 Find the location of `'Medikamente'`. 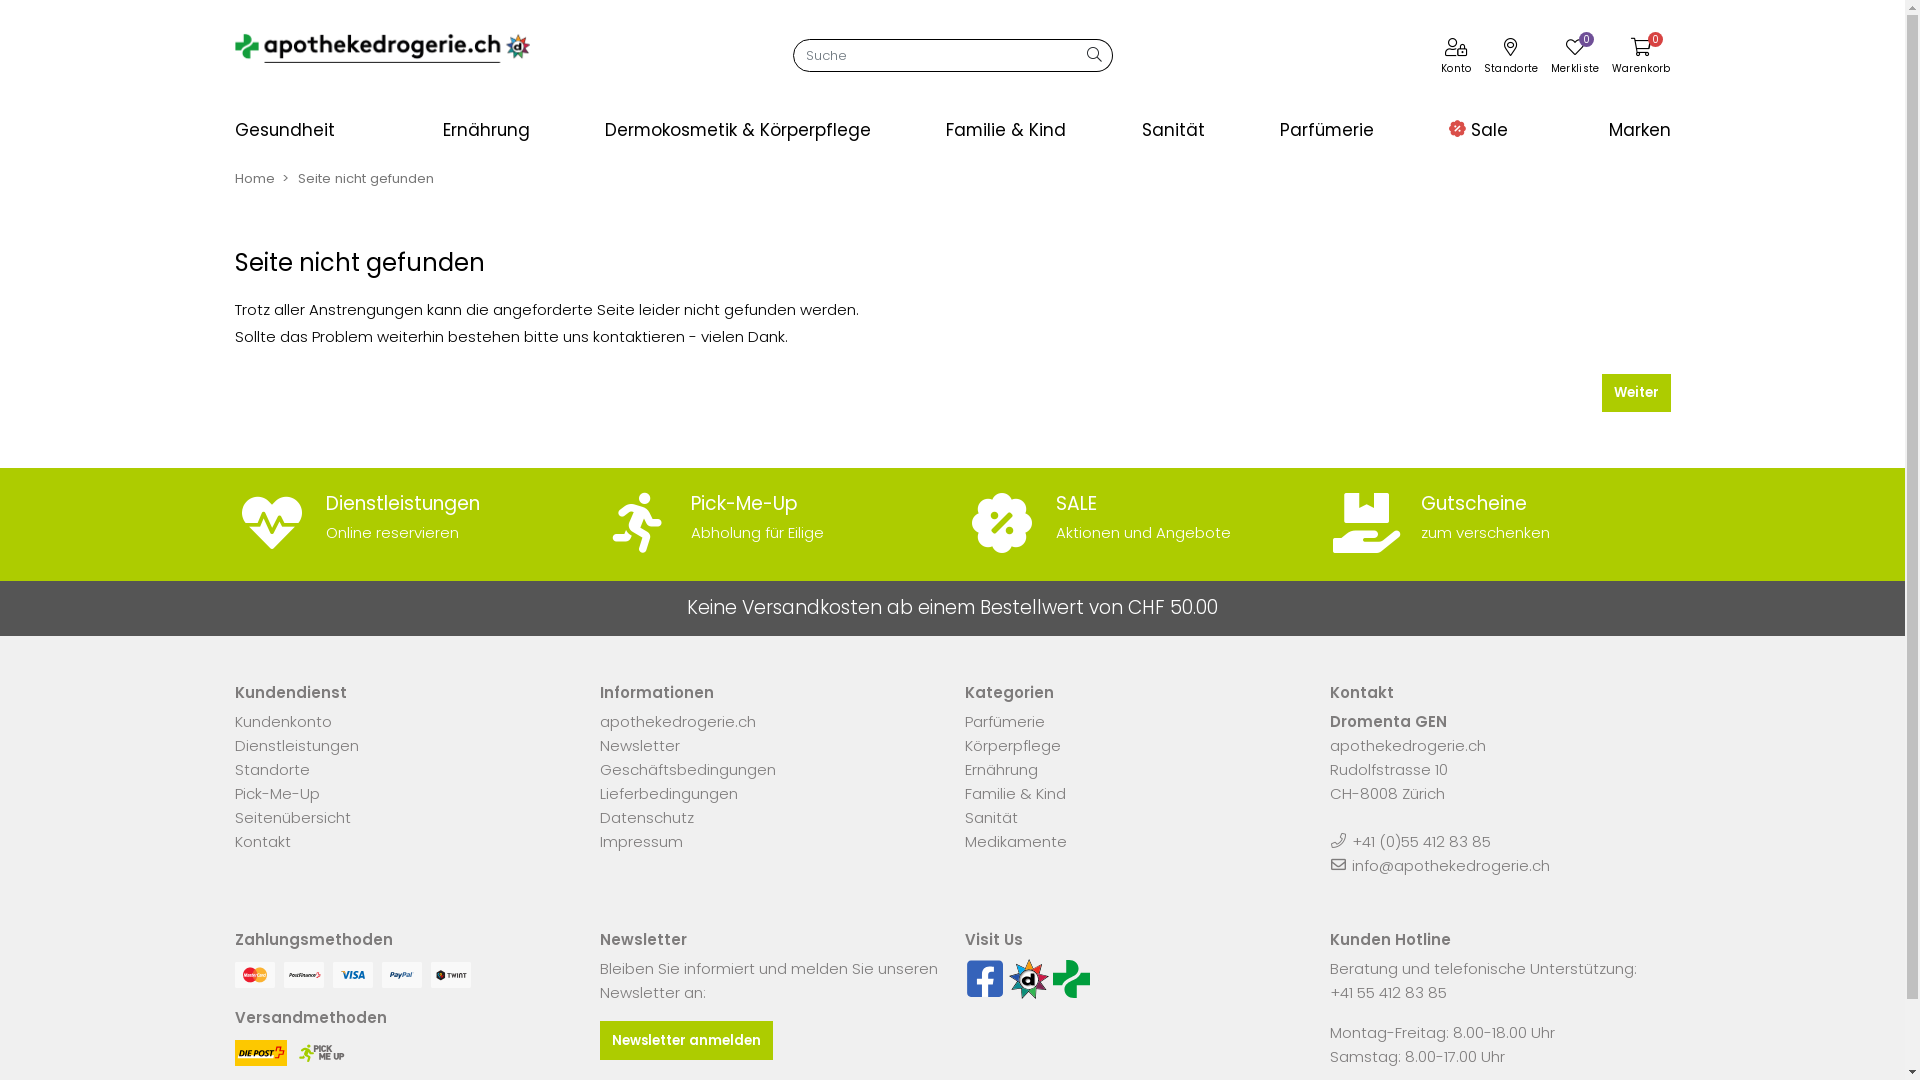

'Medikamente' is located at coordinates (964, 841).